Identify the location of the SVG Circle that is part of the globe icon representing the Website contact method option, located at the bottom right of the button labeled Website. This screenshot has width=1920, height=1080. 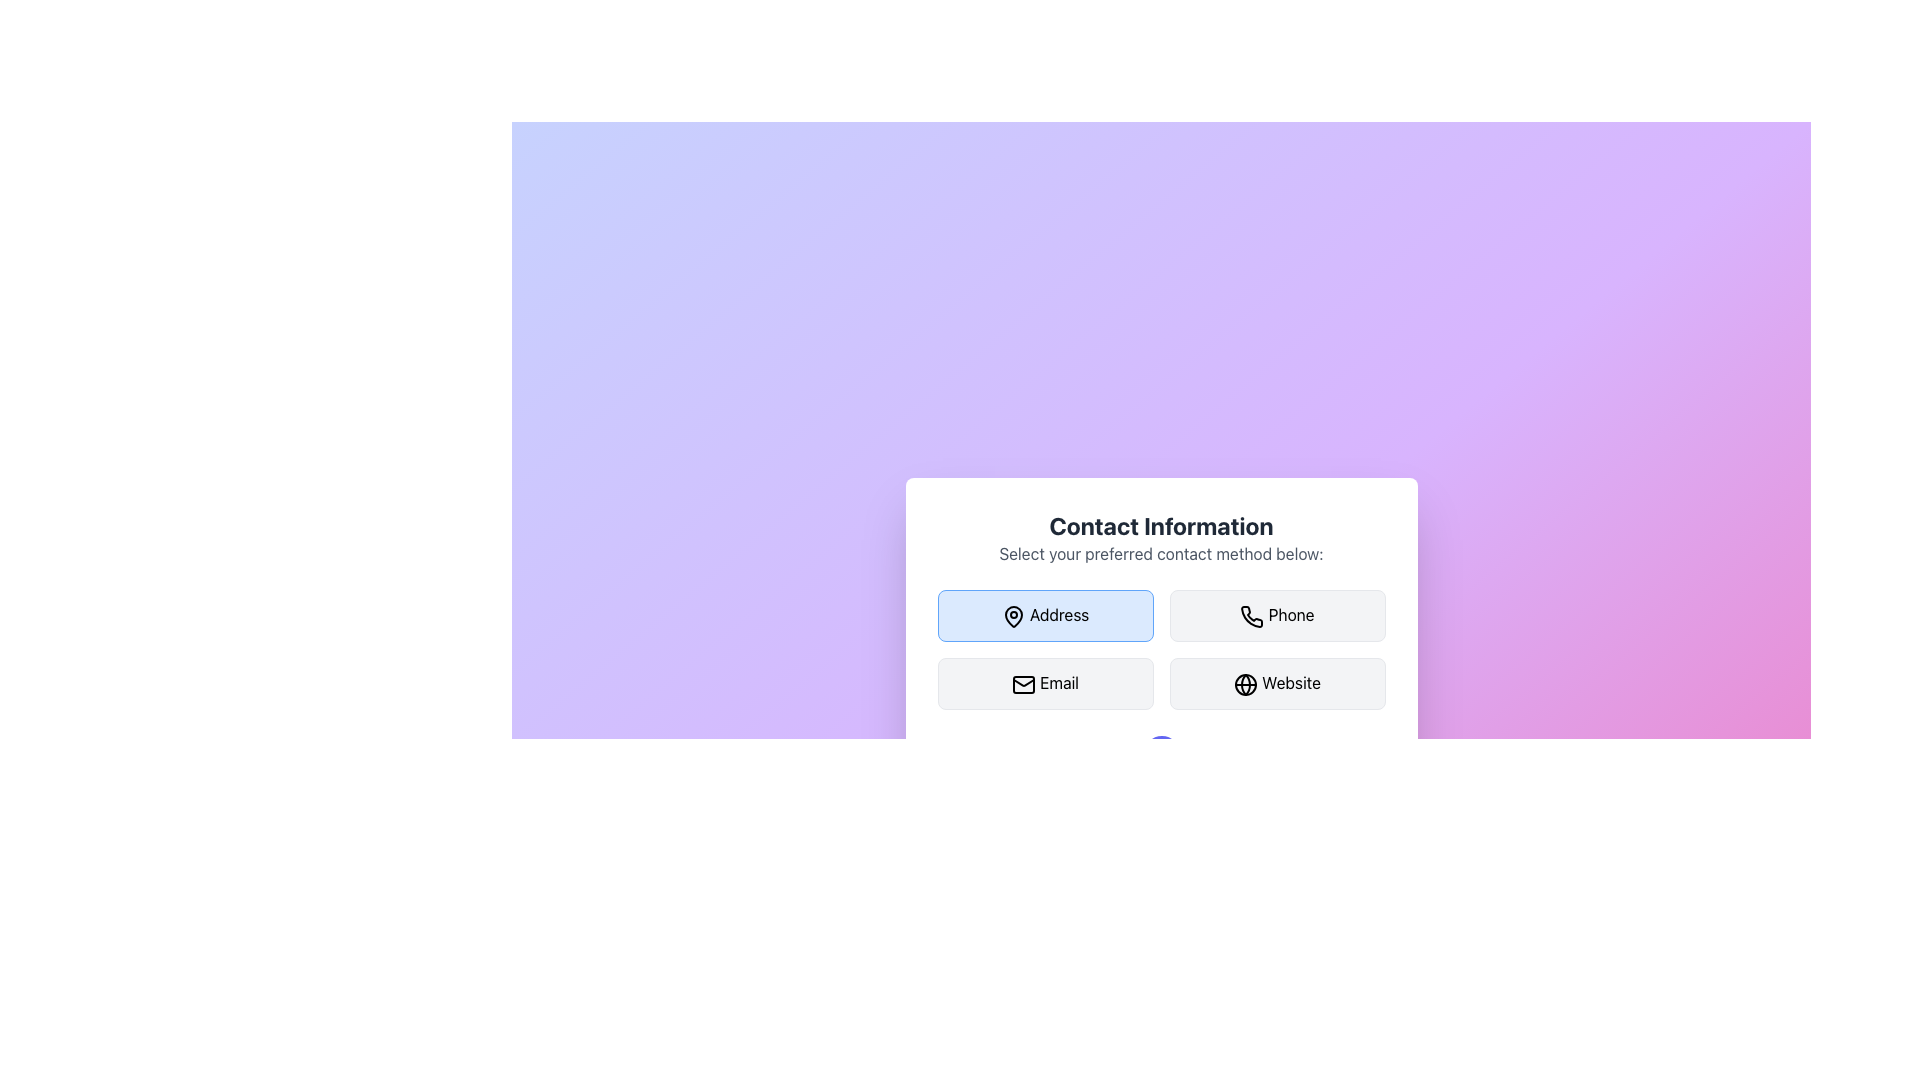
(1245, 683).